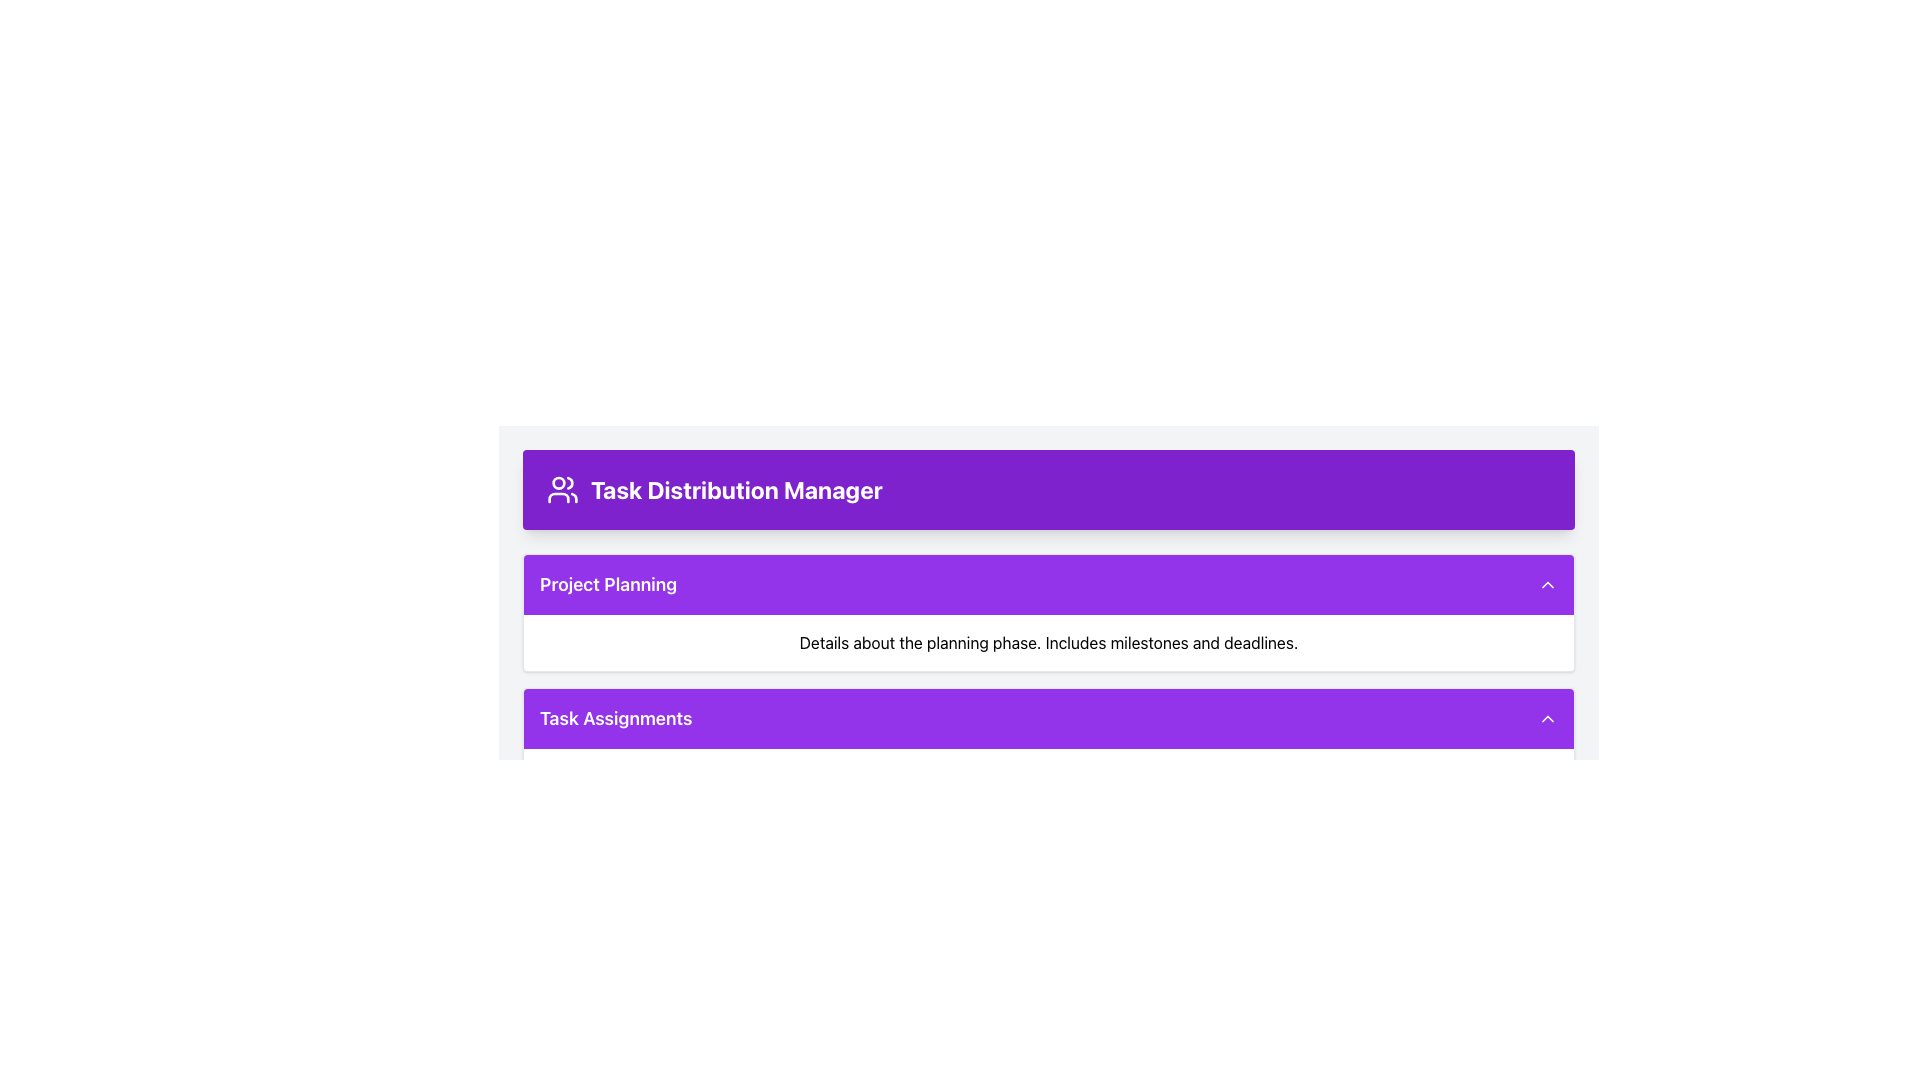 Image resolution: width=1920 pixels, height=1080 pixels. I want to click on the Label element located at the bottom of the purple rectangular section associated with task assignments, which is accompanied by an adjacent chevron upwards icon, so click(615, 717).